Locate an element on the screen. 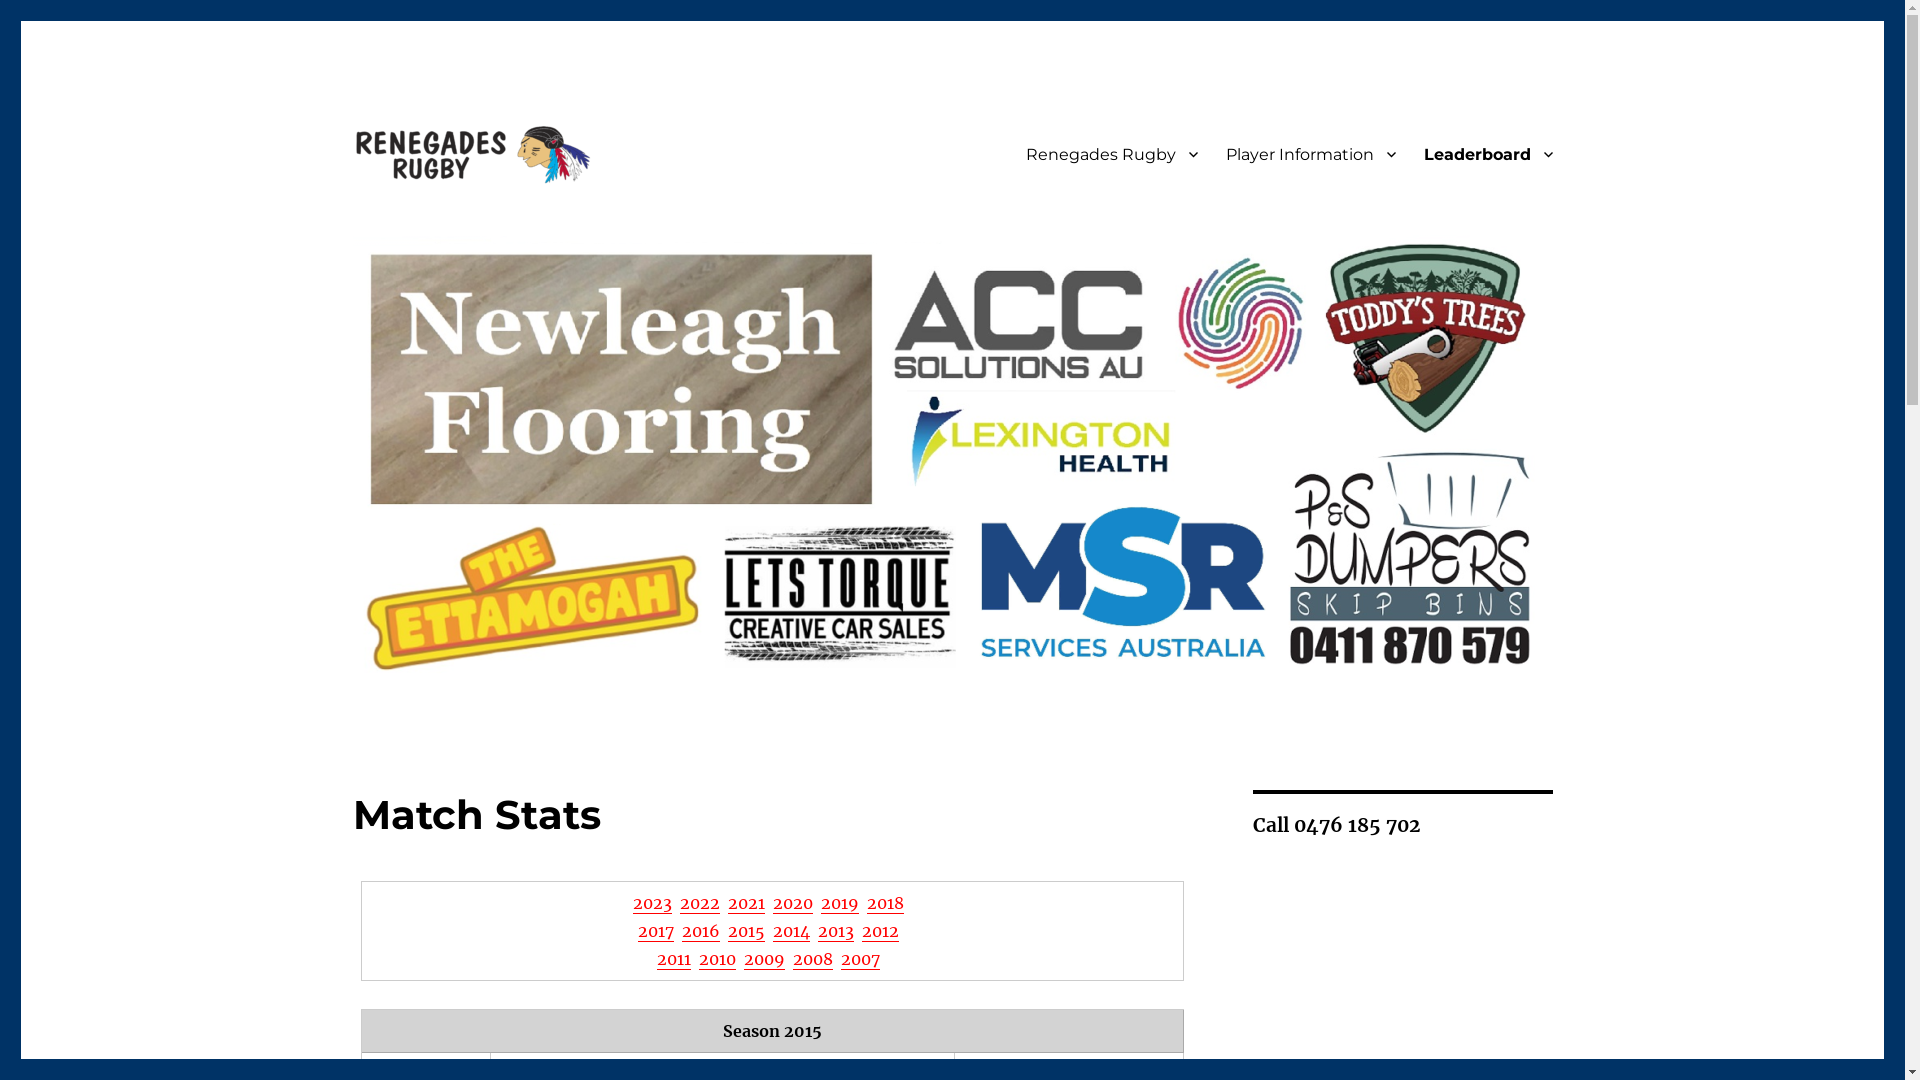 The image size is (1920, 1080). '2018' is located at coordinates (884, 902).